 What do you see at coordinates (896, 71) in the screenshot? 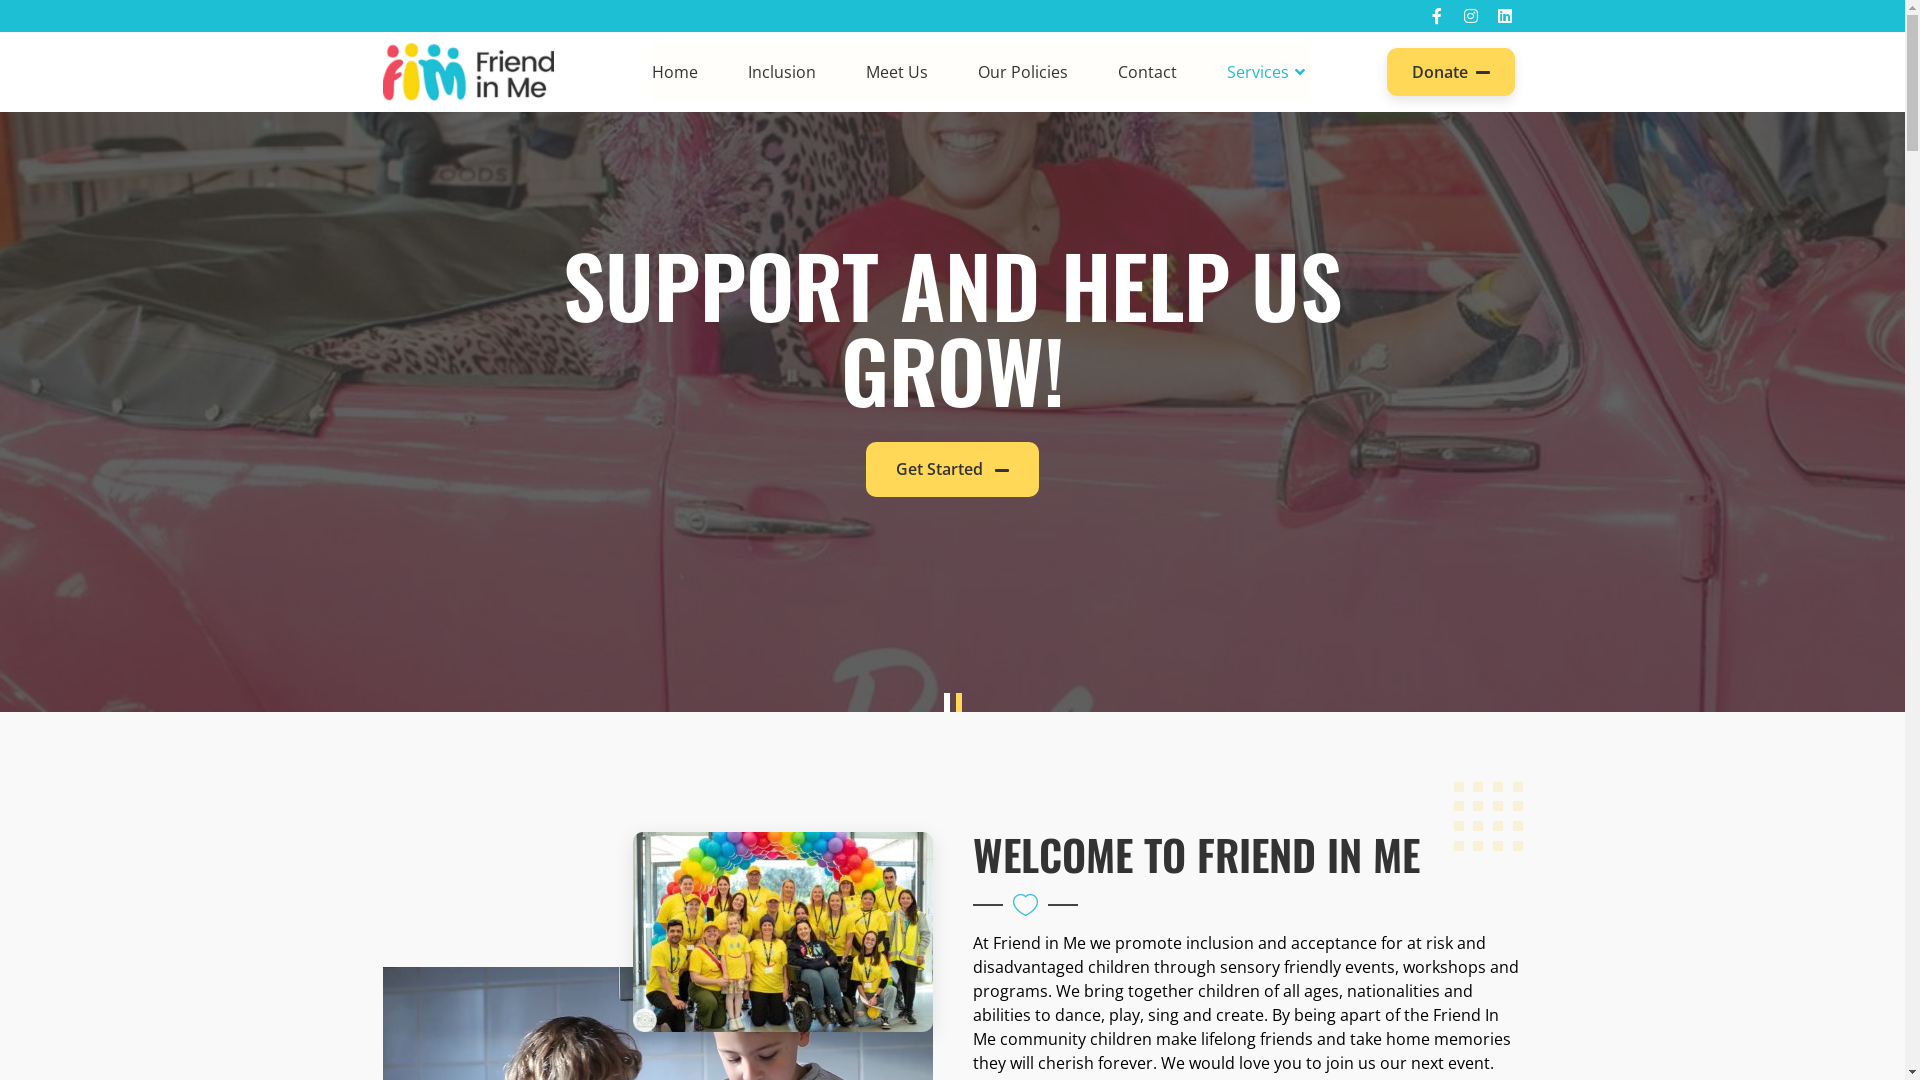
I see `'Meet Us'` at bounding box center [896, 71].